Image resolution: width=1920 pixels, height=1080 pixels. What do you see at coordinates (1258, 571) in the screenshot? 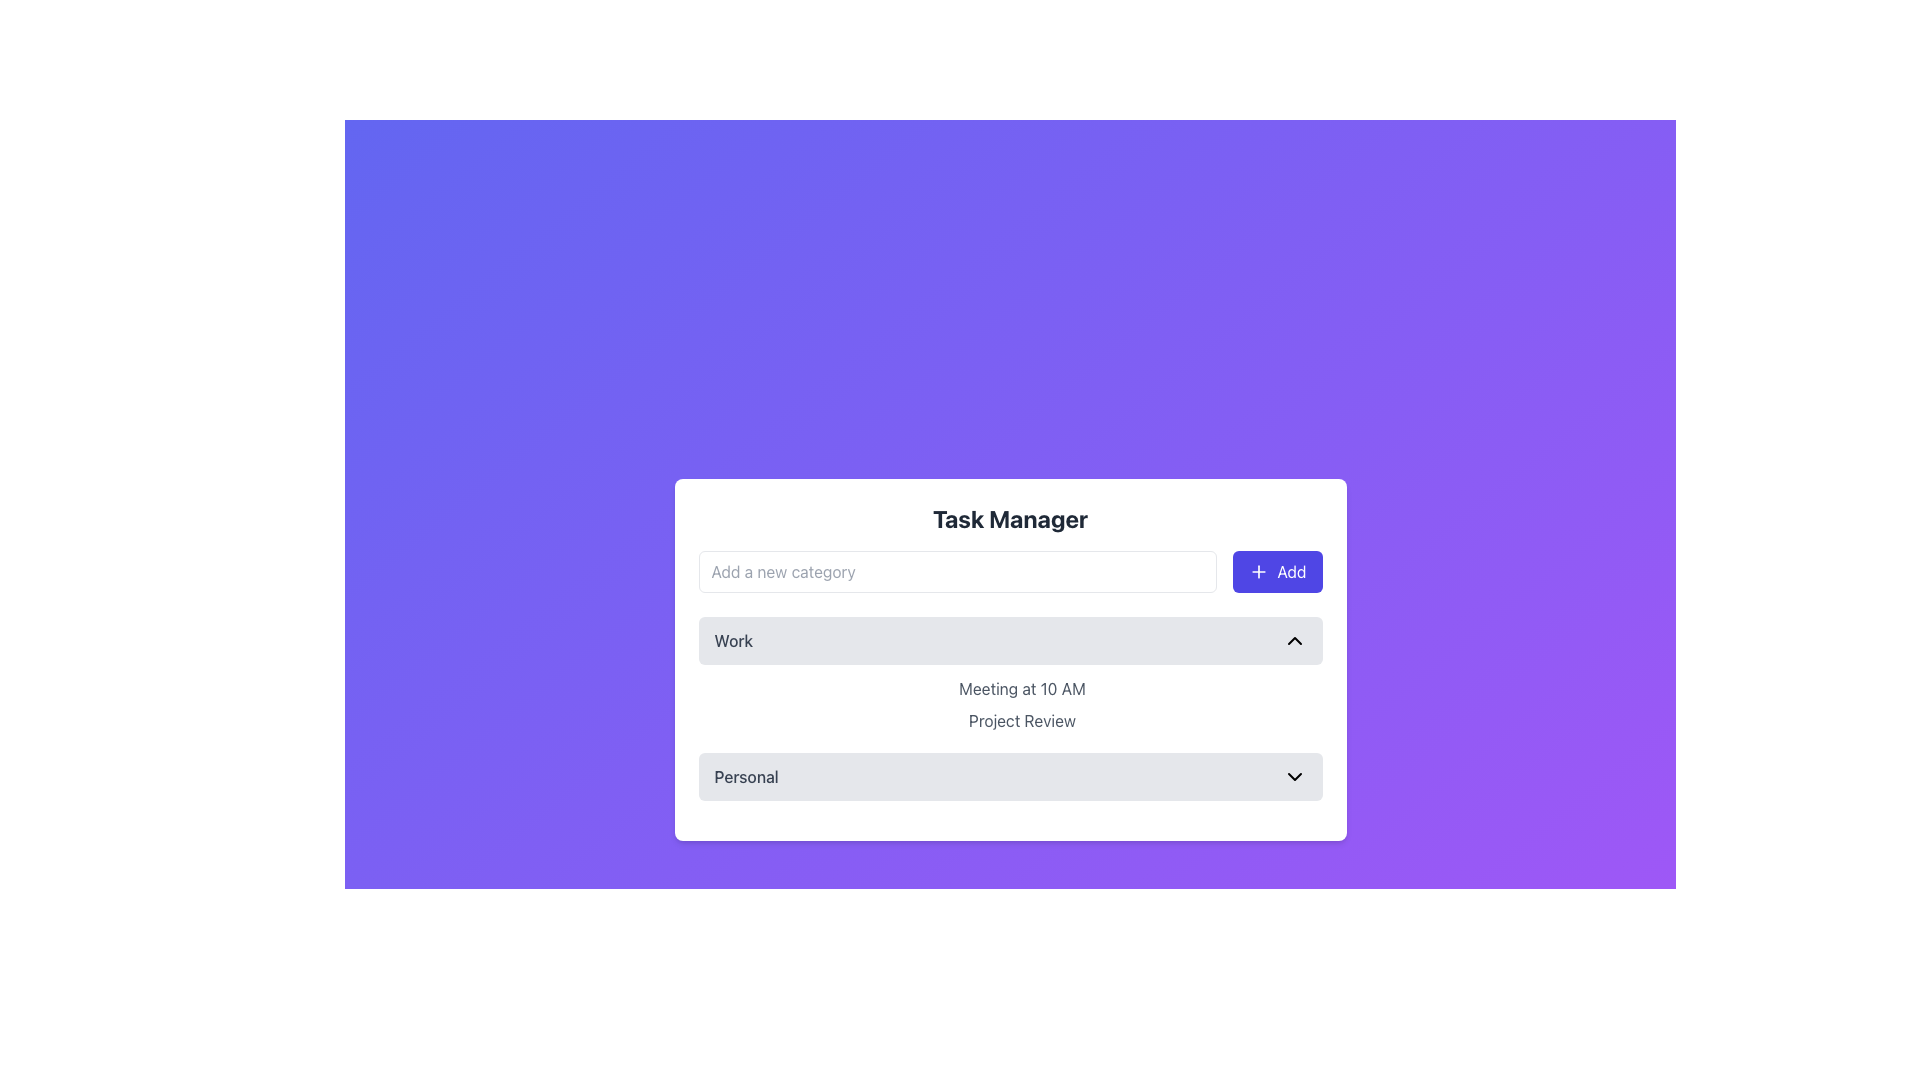
I see `the 'Add' button which contains a minimalistic plus sign SVG icon located towards the top-right of the button in the Task Manager interface` at bounding box center [1258, 571].